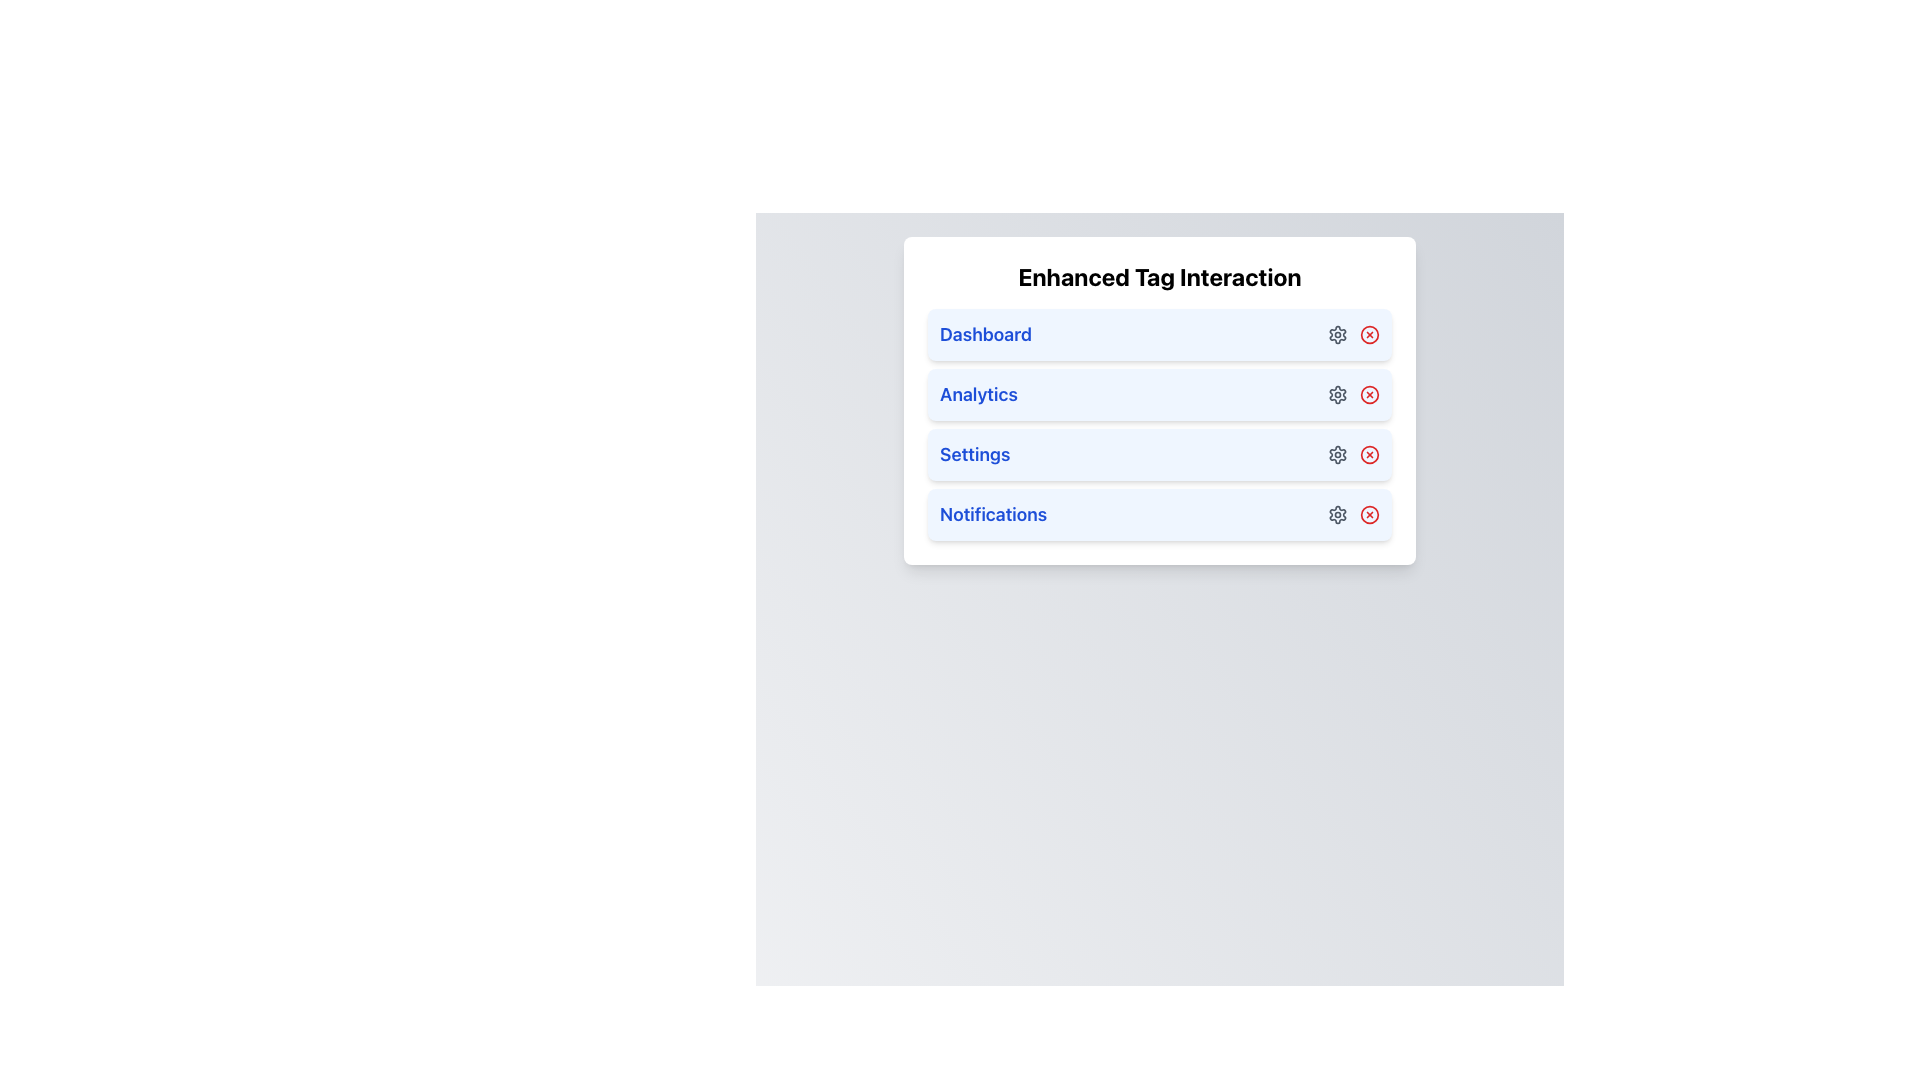 This screenshot has width=1920, height=1080. I want to click on the gear icon located to the far right of the 'Analytics' row under 'Enhanced Tag Interaction', so click(1353, 394).